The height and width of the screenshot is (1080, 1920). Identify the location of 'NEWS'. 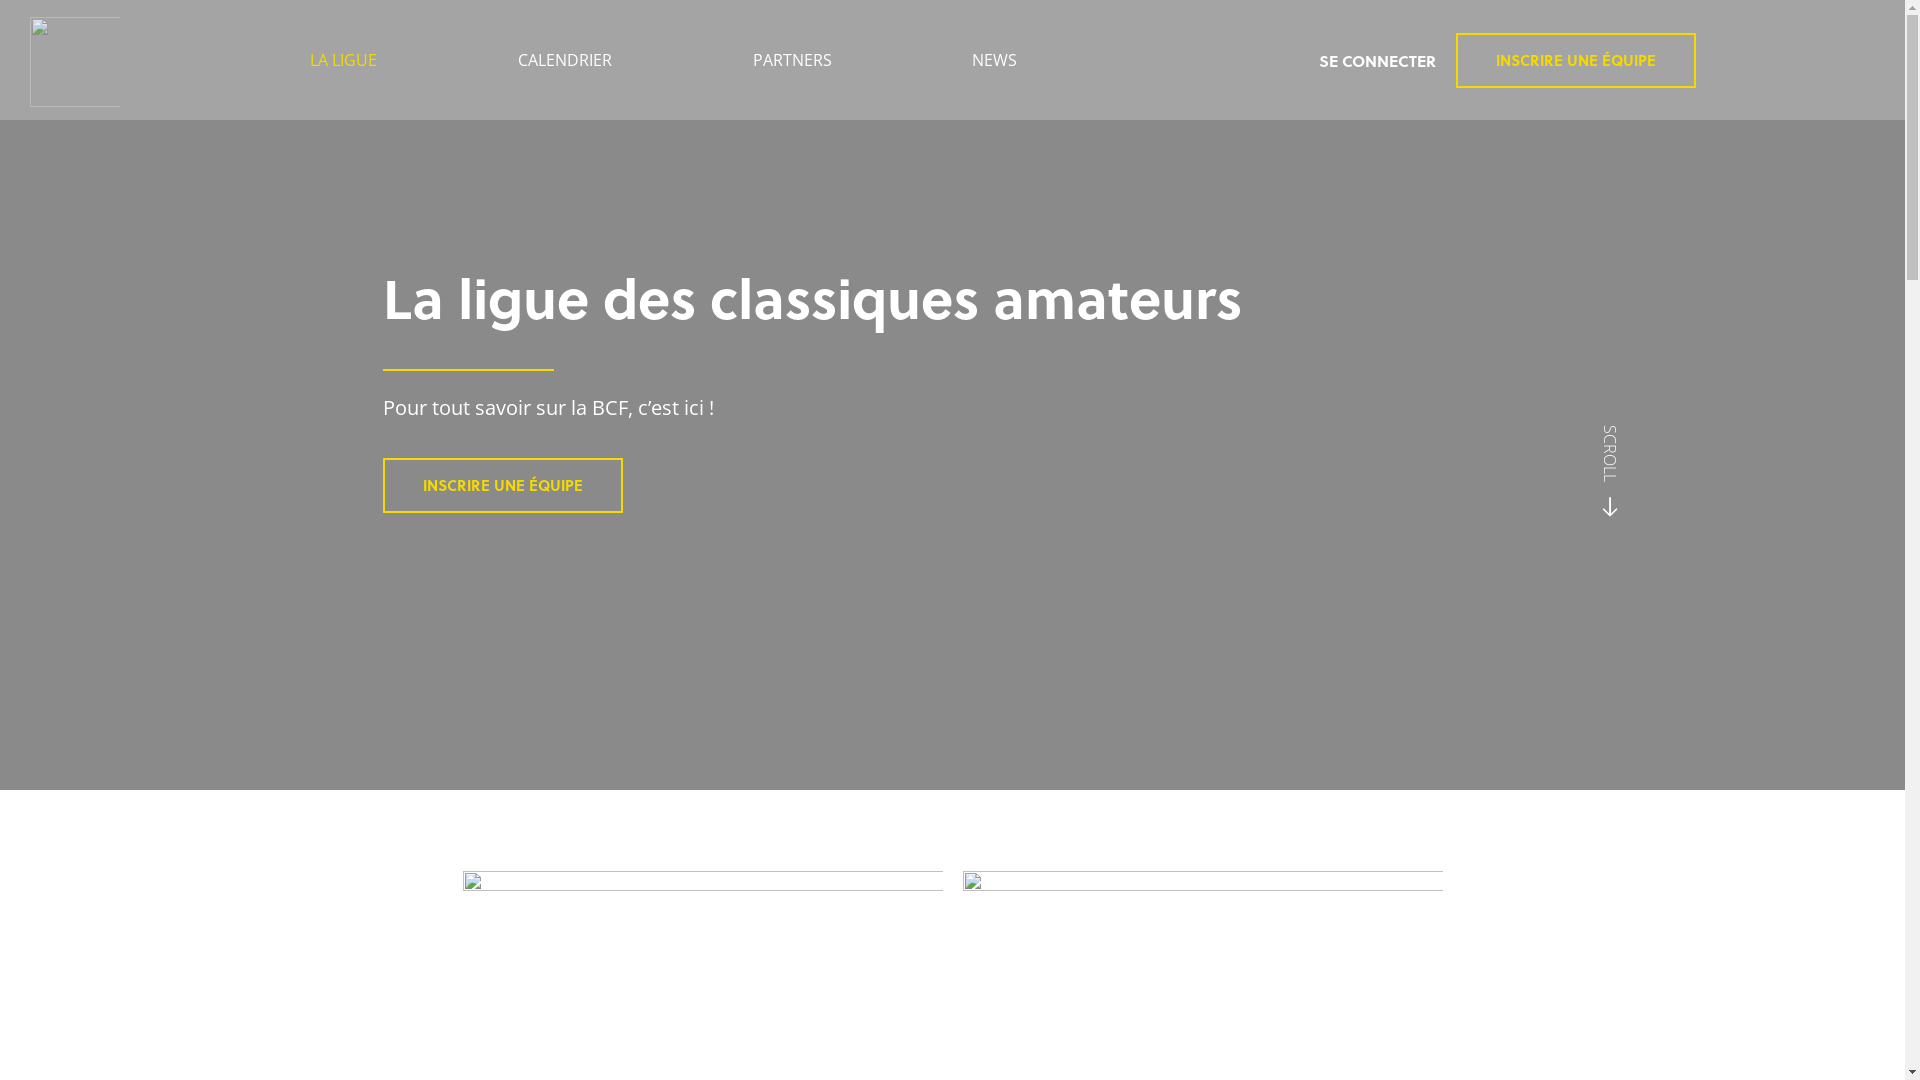
(994, 59).